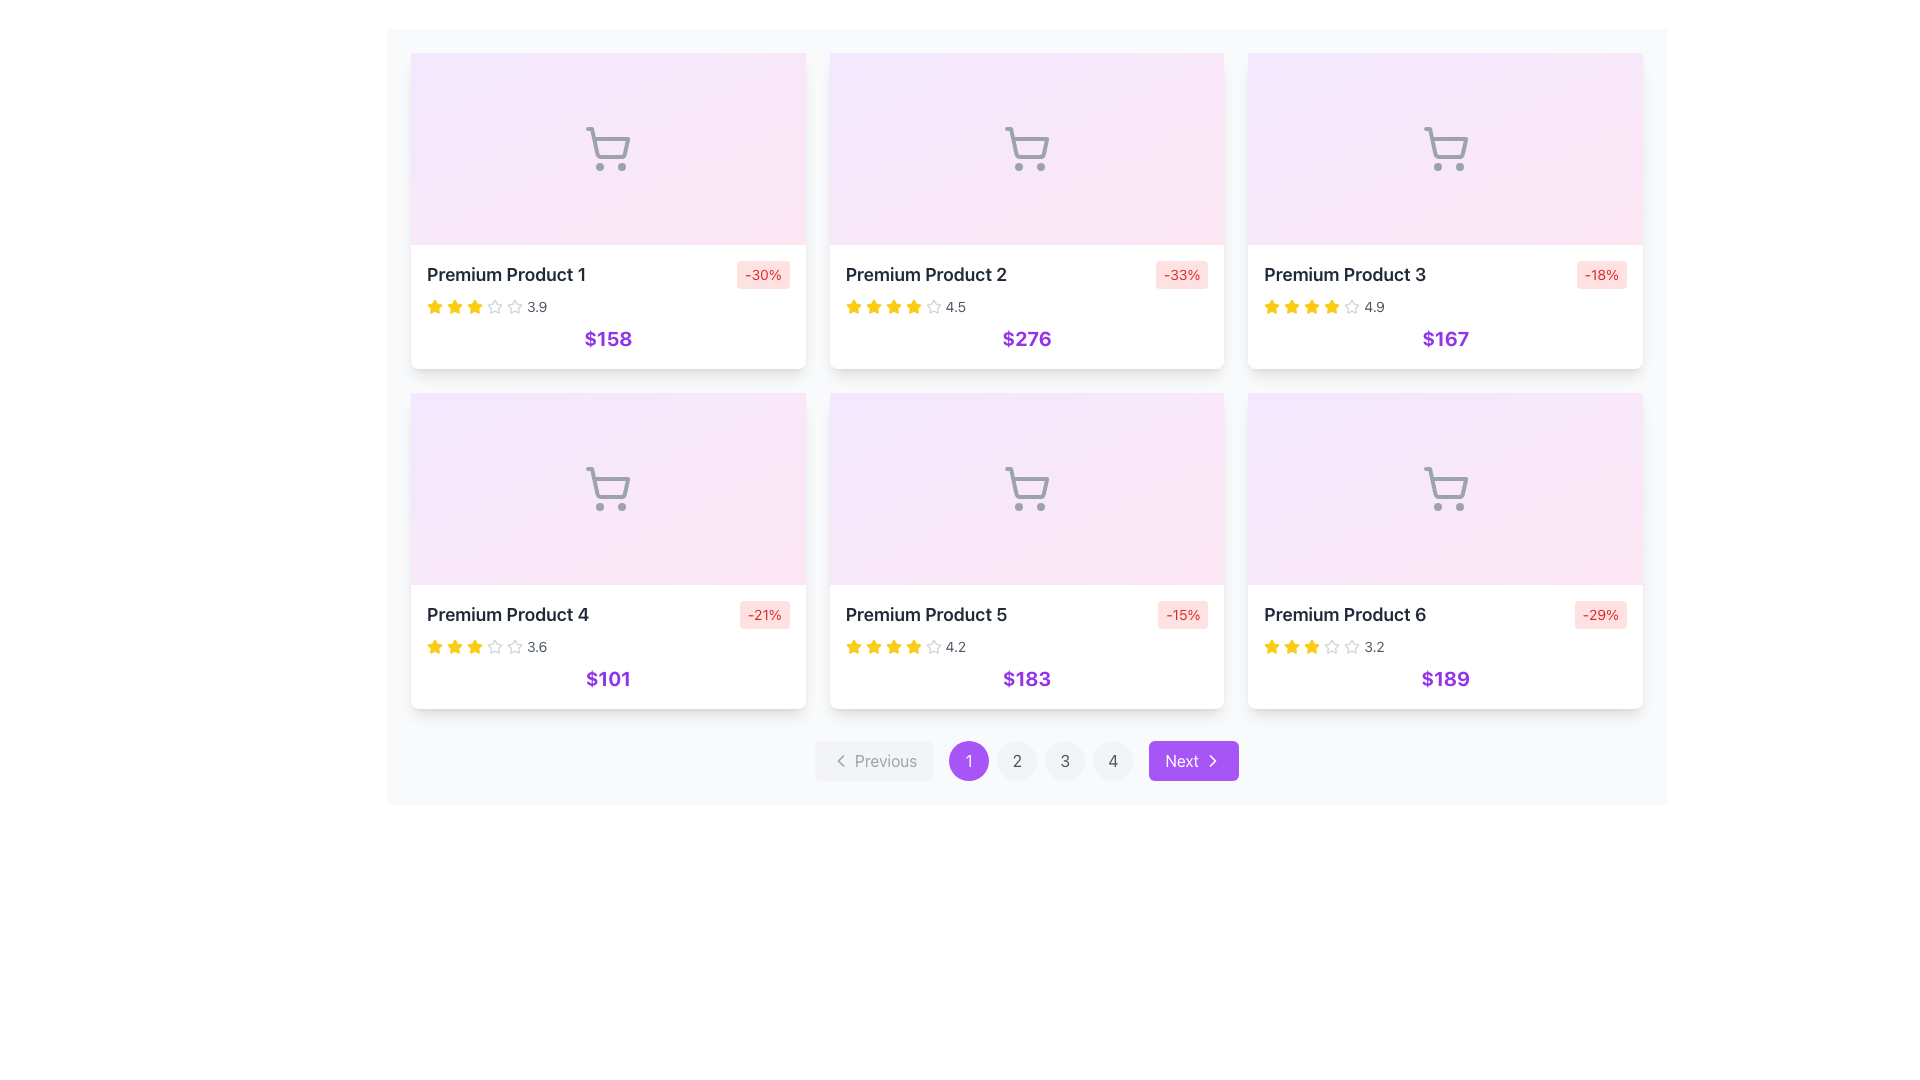 The height and width of the screenshot is (1080, 1920). I want to click on the graphical shopping cart icon located at the upper section of the card labeled 'Premium Product 4', which features a minimalist outline style on a gradient background, so click(607, 489).